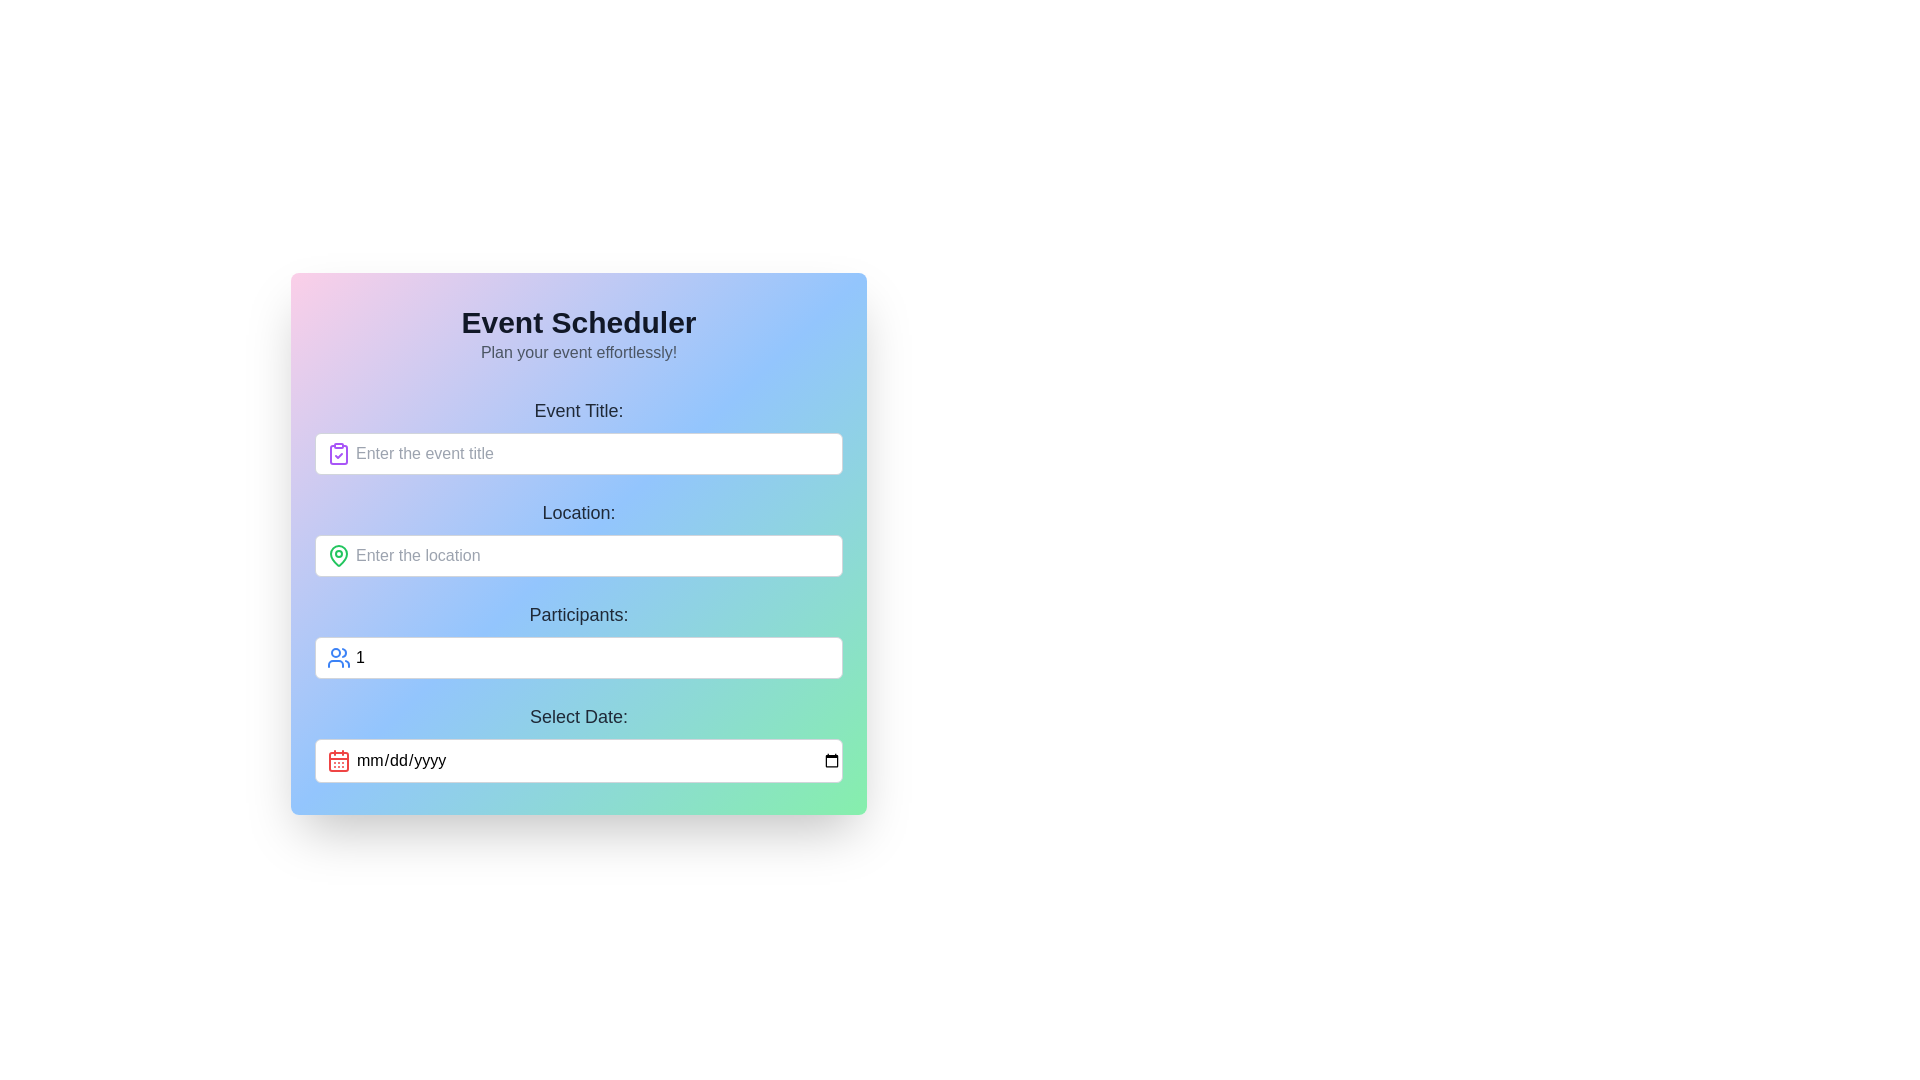 This screenshot has width=1920, height=1080. I want to click on the icon in the input area for specifying the number of participants, so click(578, 640).